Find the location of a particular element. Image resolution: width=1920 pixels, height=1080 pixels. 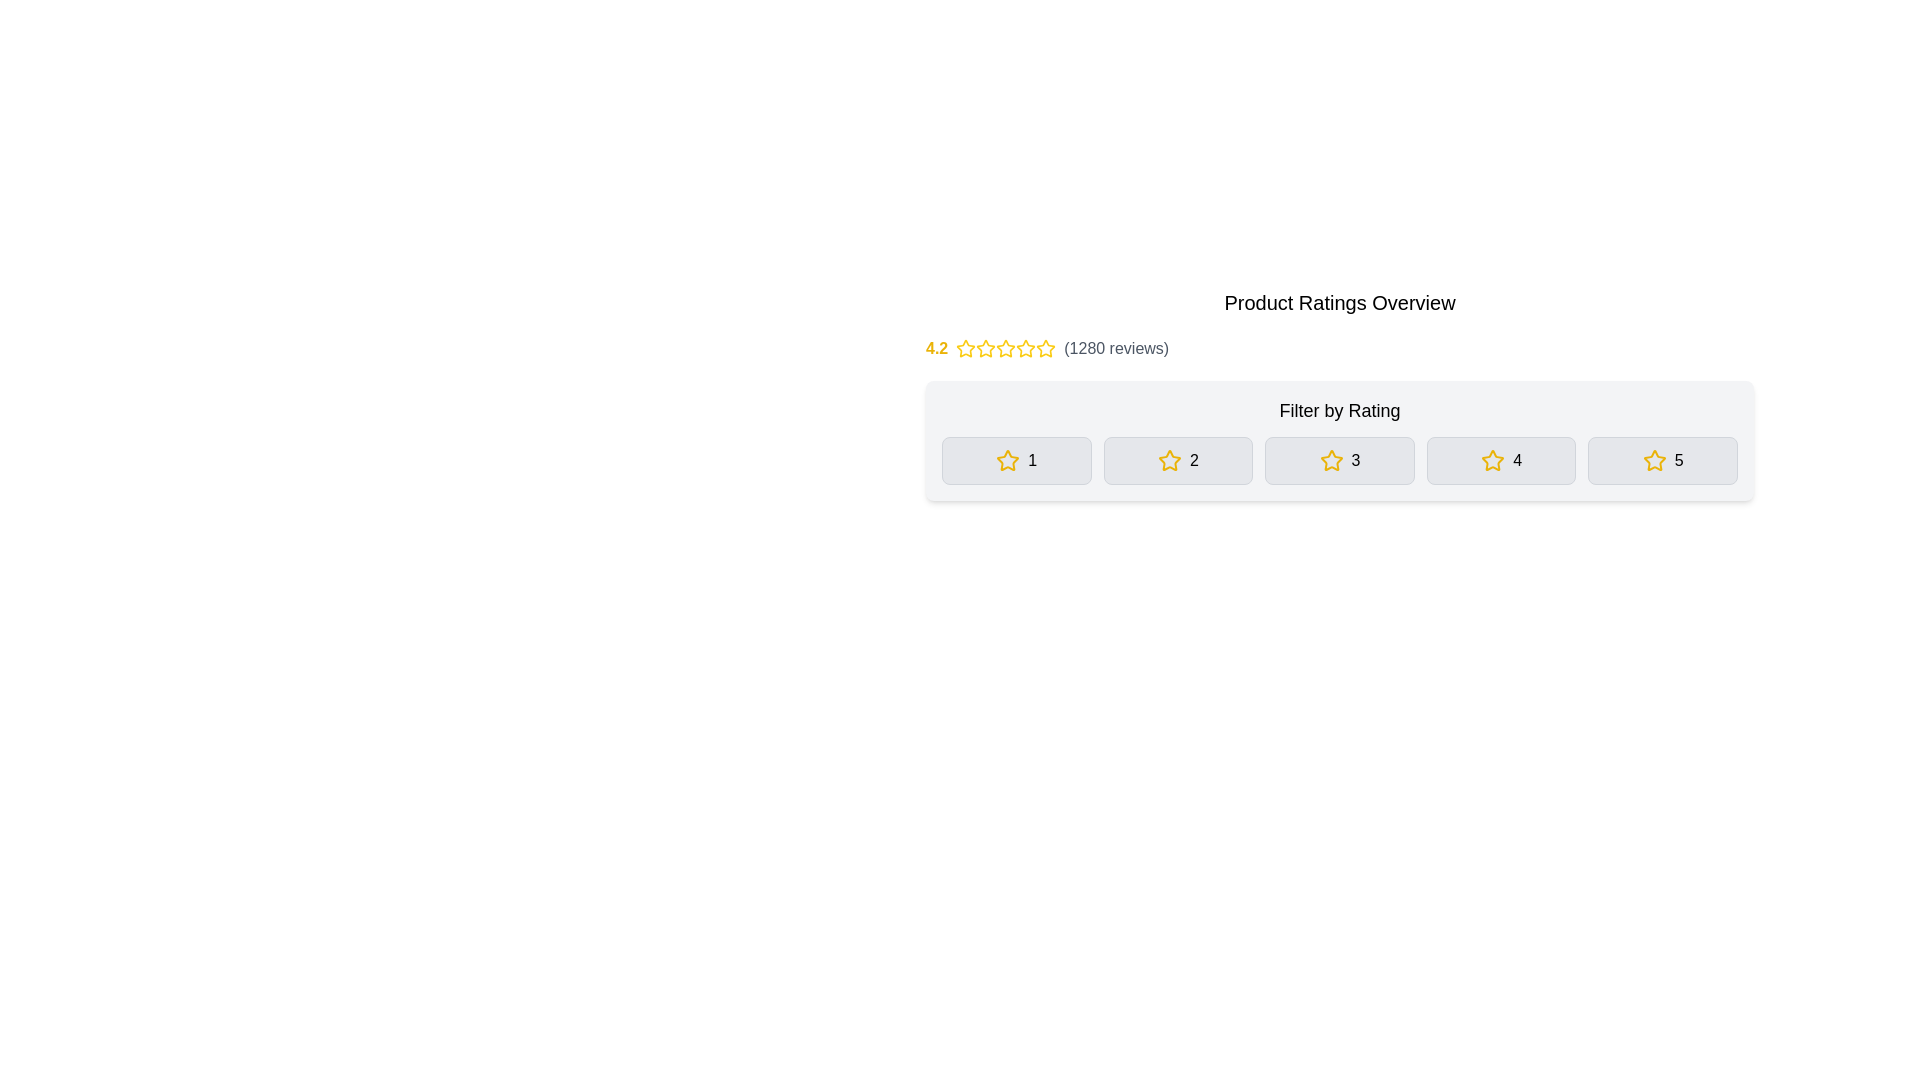

the text label that serves as a title or descriptor for the rating filter section, located above the clickable rating options is located at coordinates (1339, 410).